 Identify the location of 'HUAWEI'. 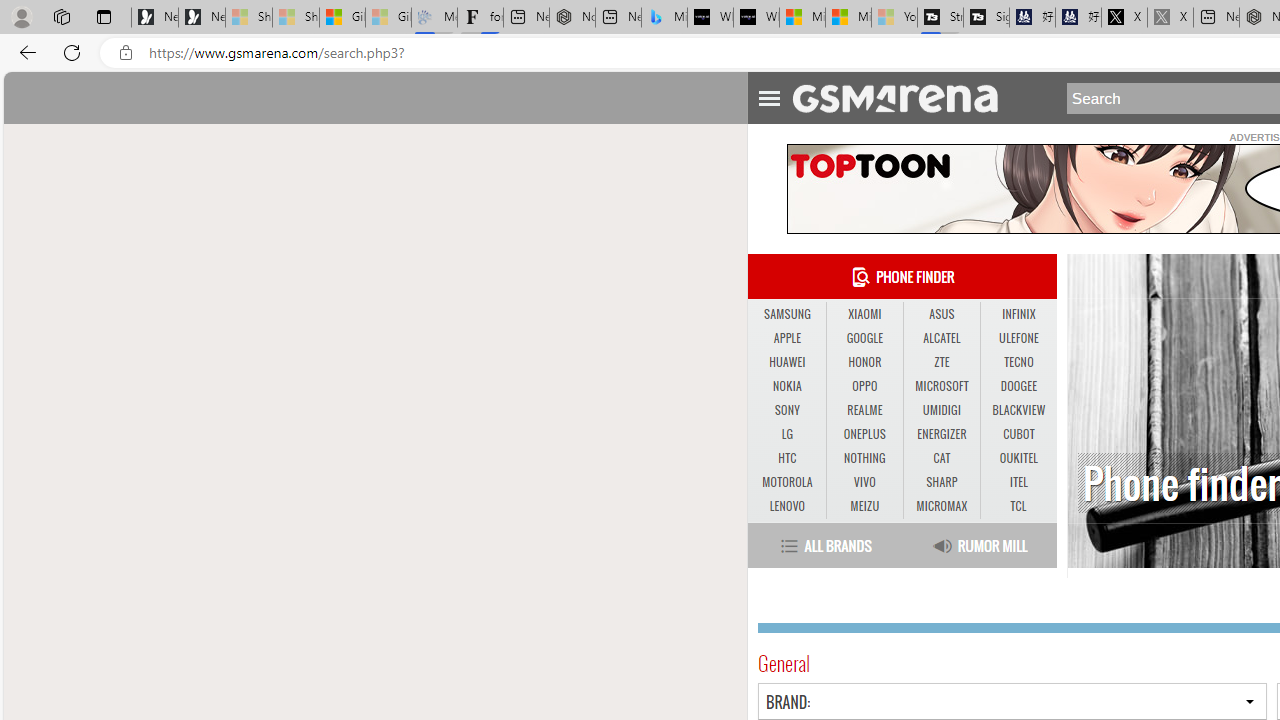
(786, 362).